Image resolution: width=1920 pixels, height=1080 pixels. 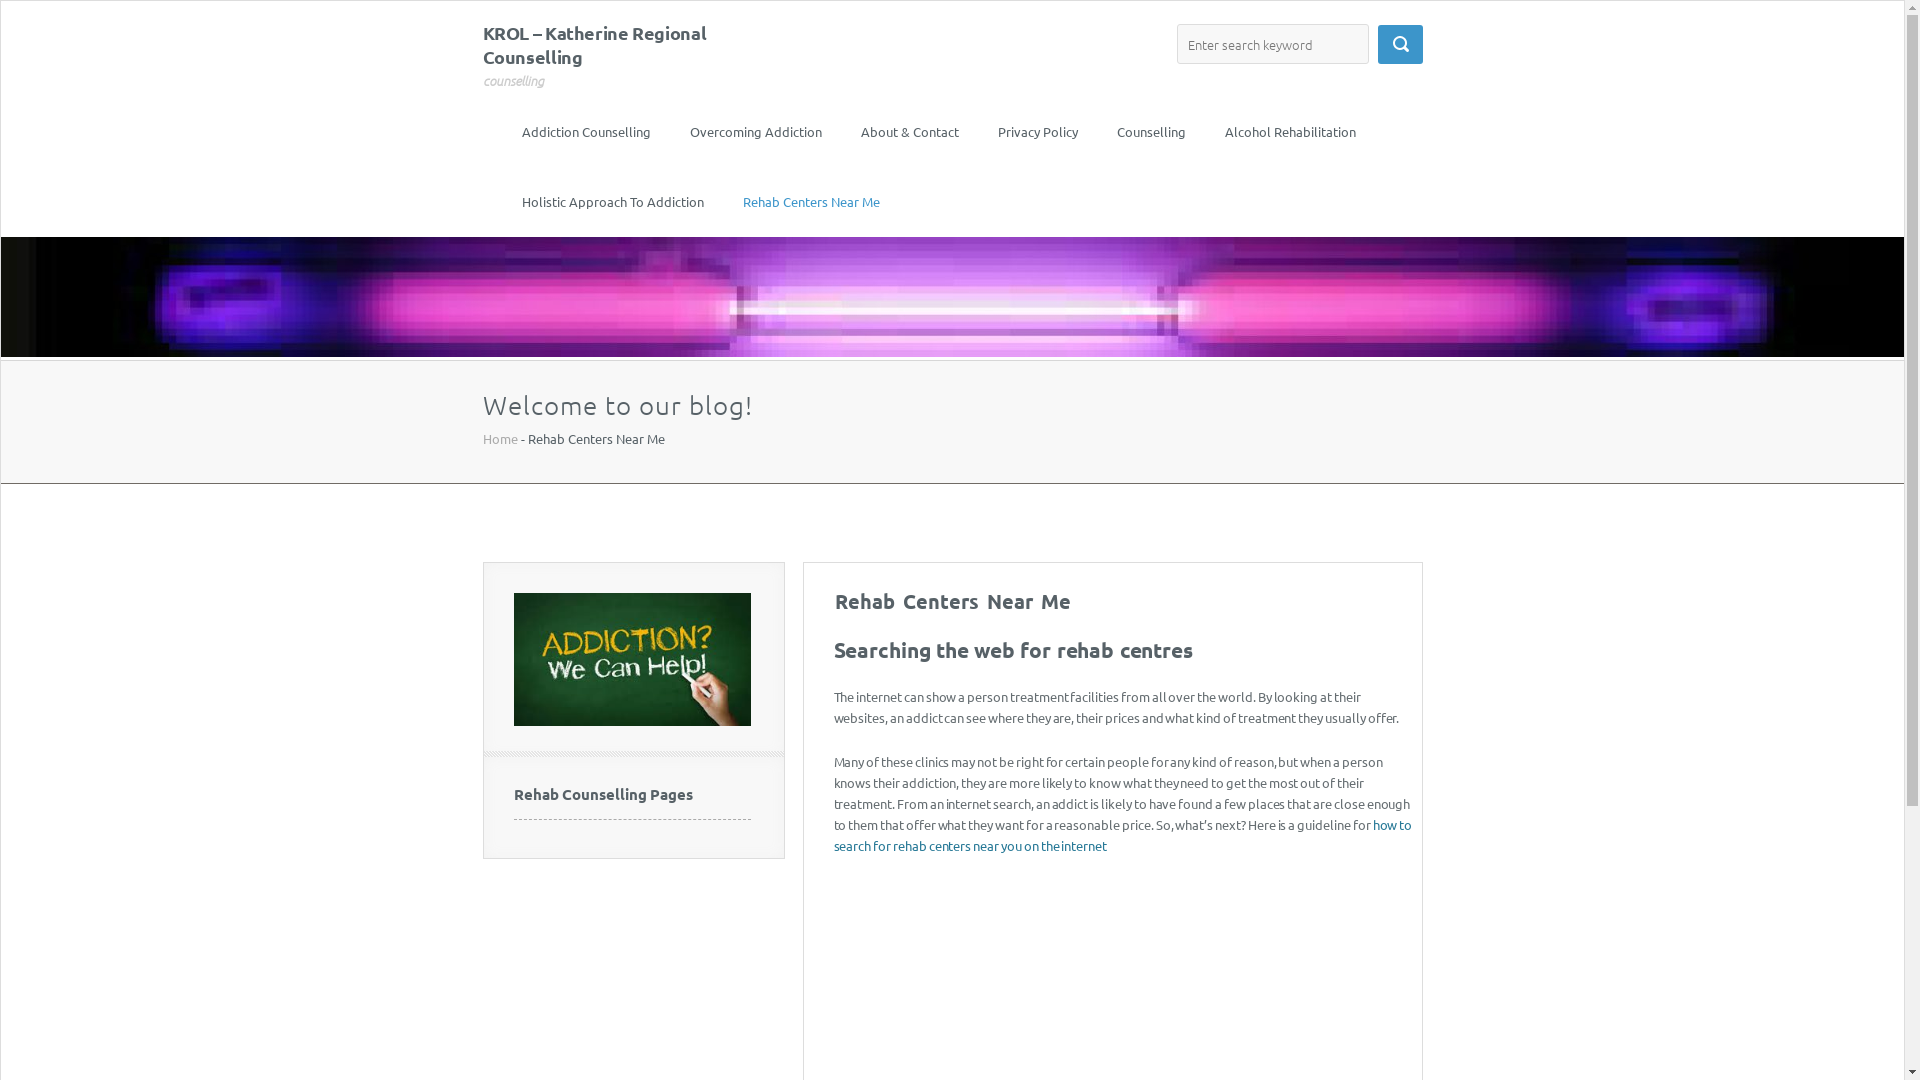 I want to click on 'Addiction Counselling', so click(x=522, y=131).